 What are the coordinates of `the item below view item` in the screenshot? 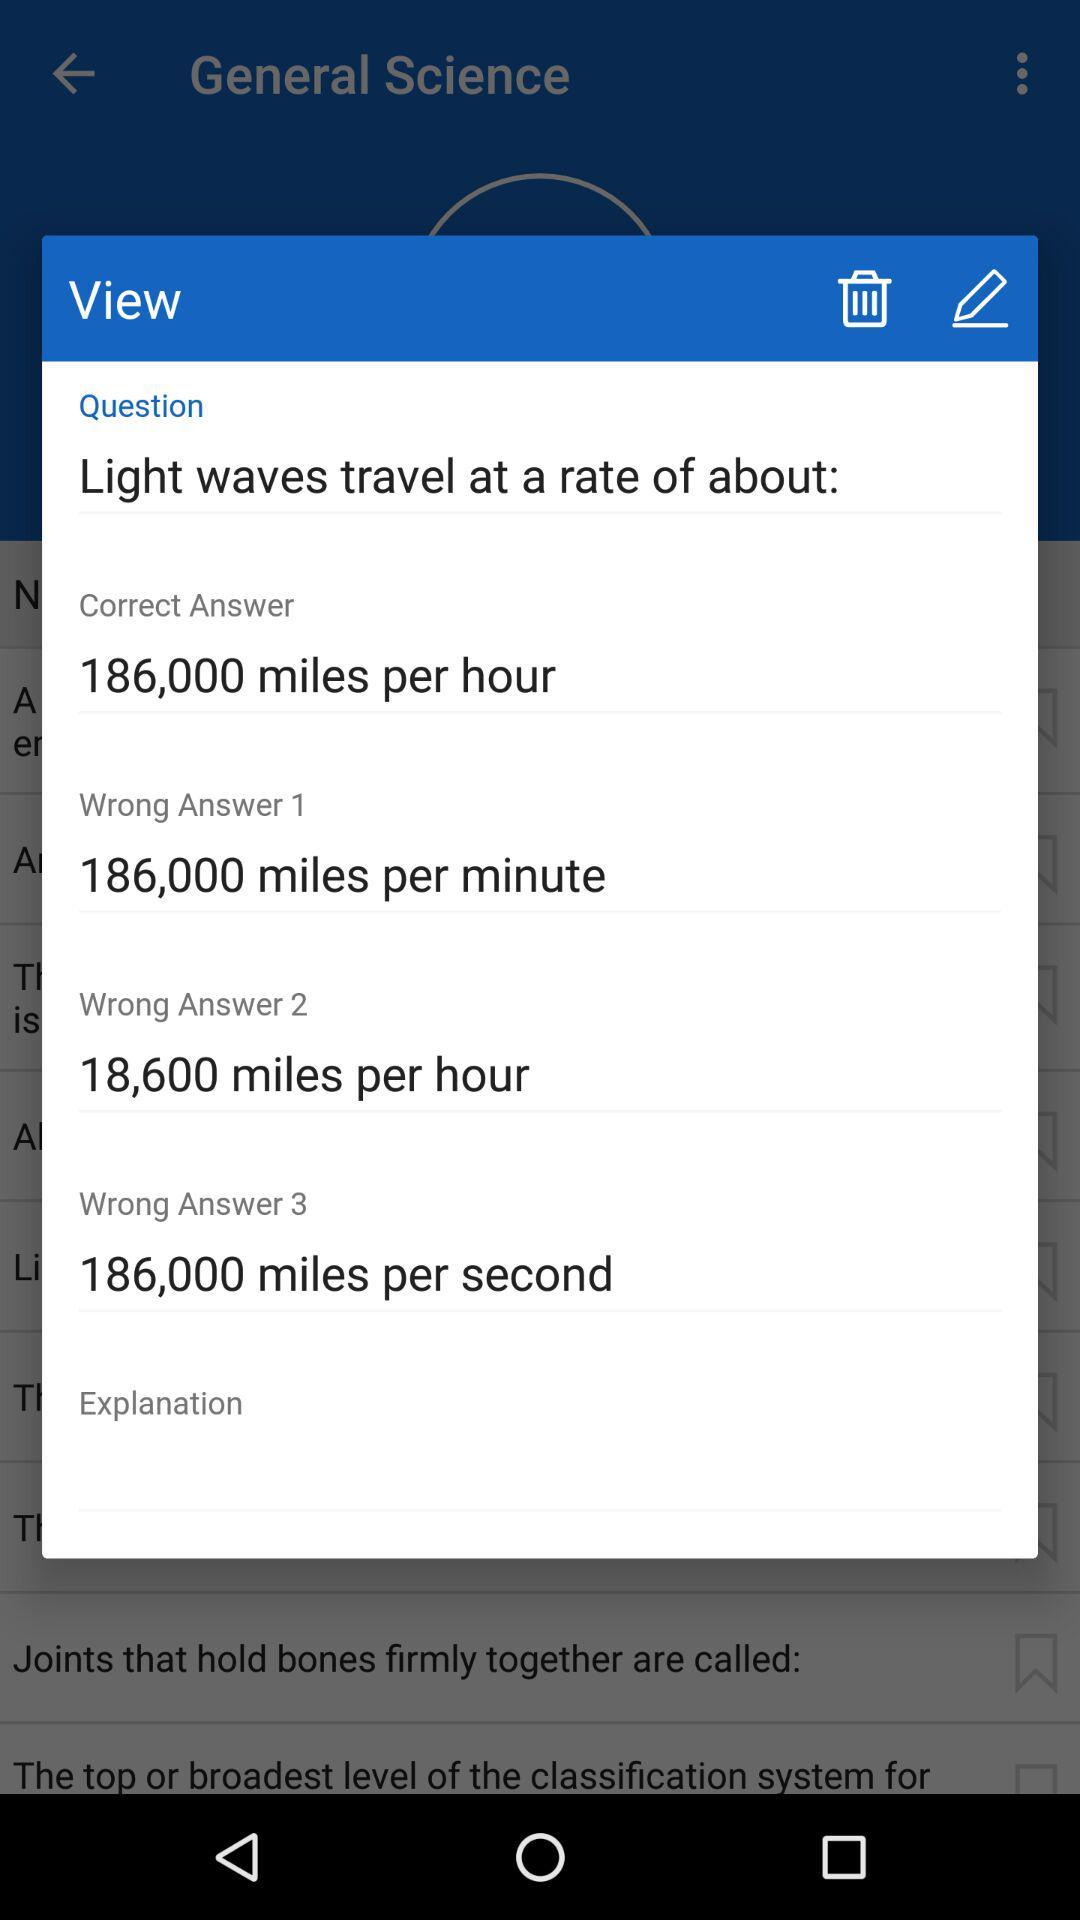 It's located at (540, 474).